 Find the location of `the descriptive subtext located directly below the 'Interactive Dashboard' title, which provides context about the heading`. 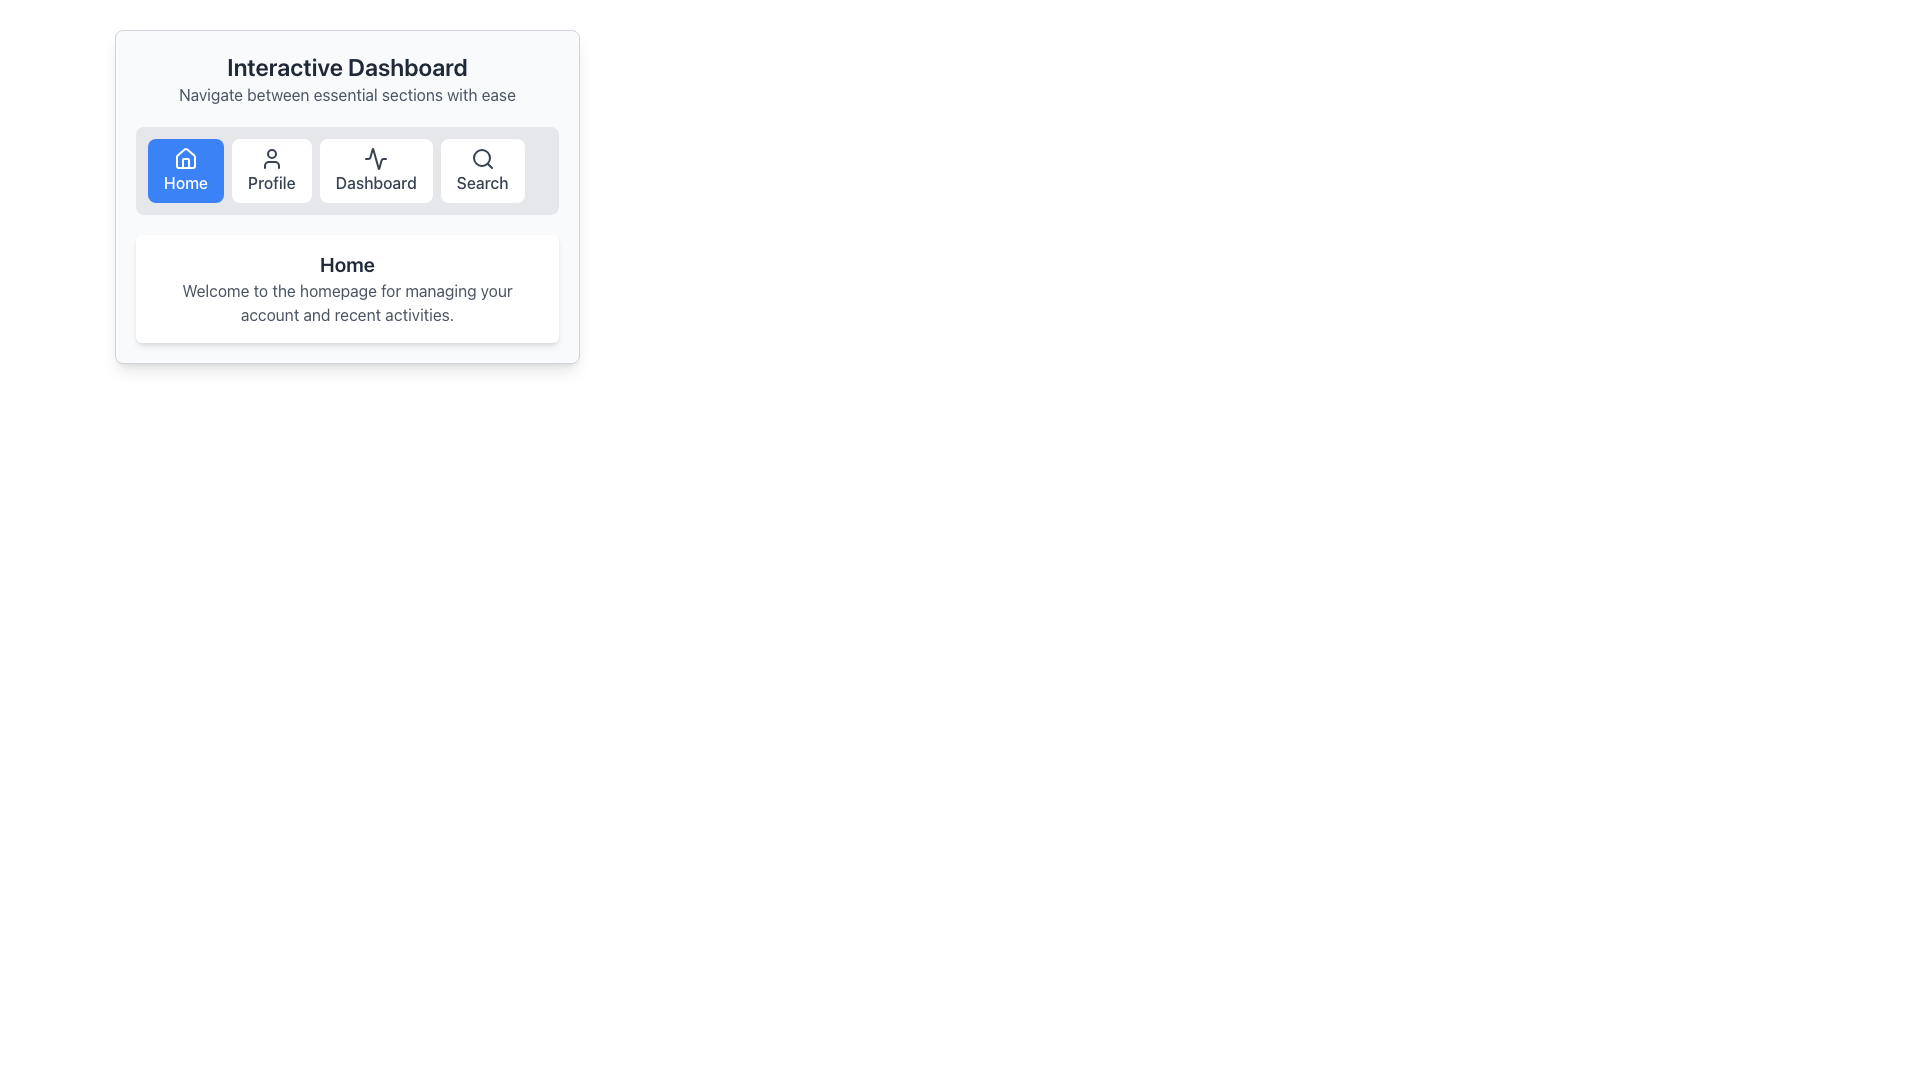

the descriptive subtext located directly below the 'Interactive Dashboard' title, which provides context about the heading is located at coordinates (347, 95).